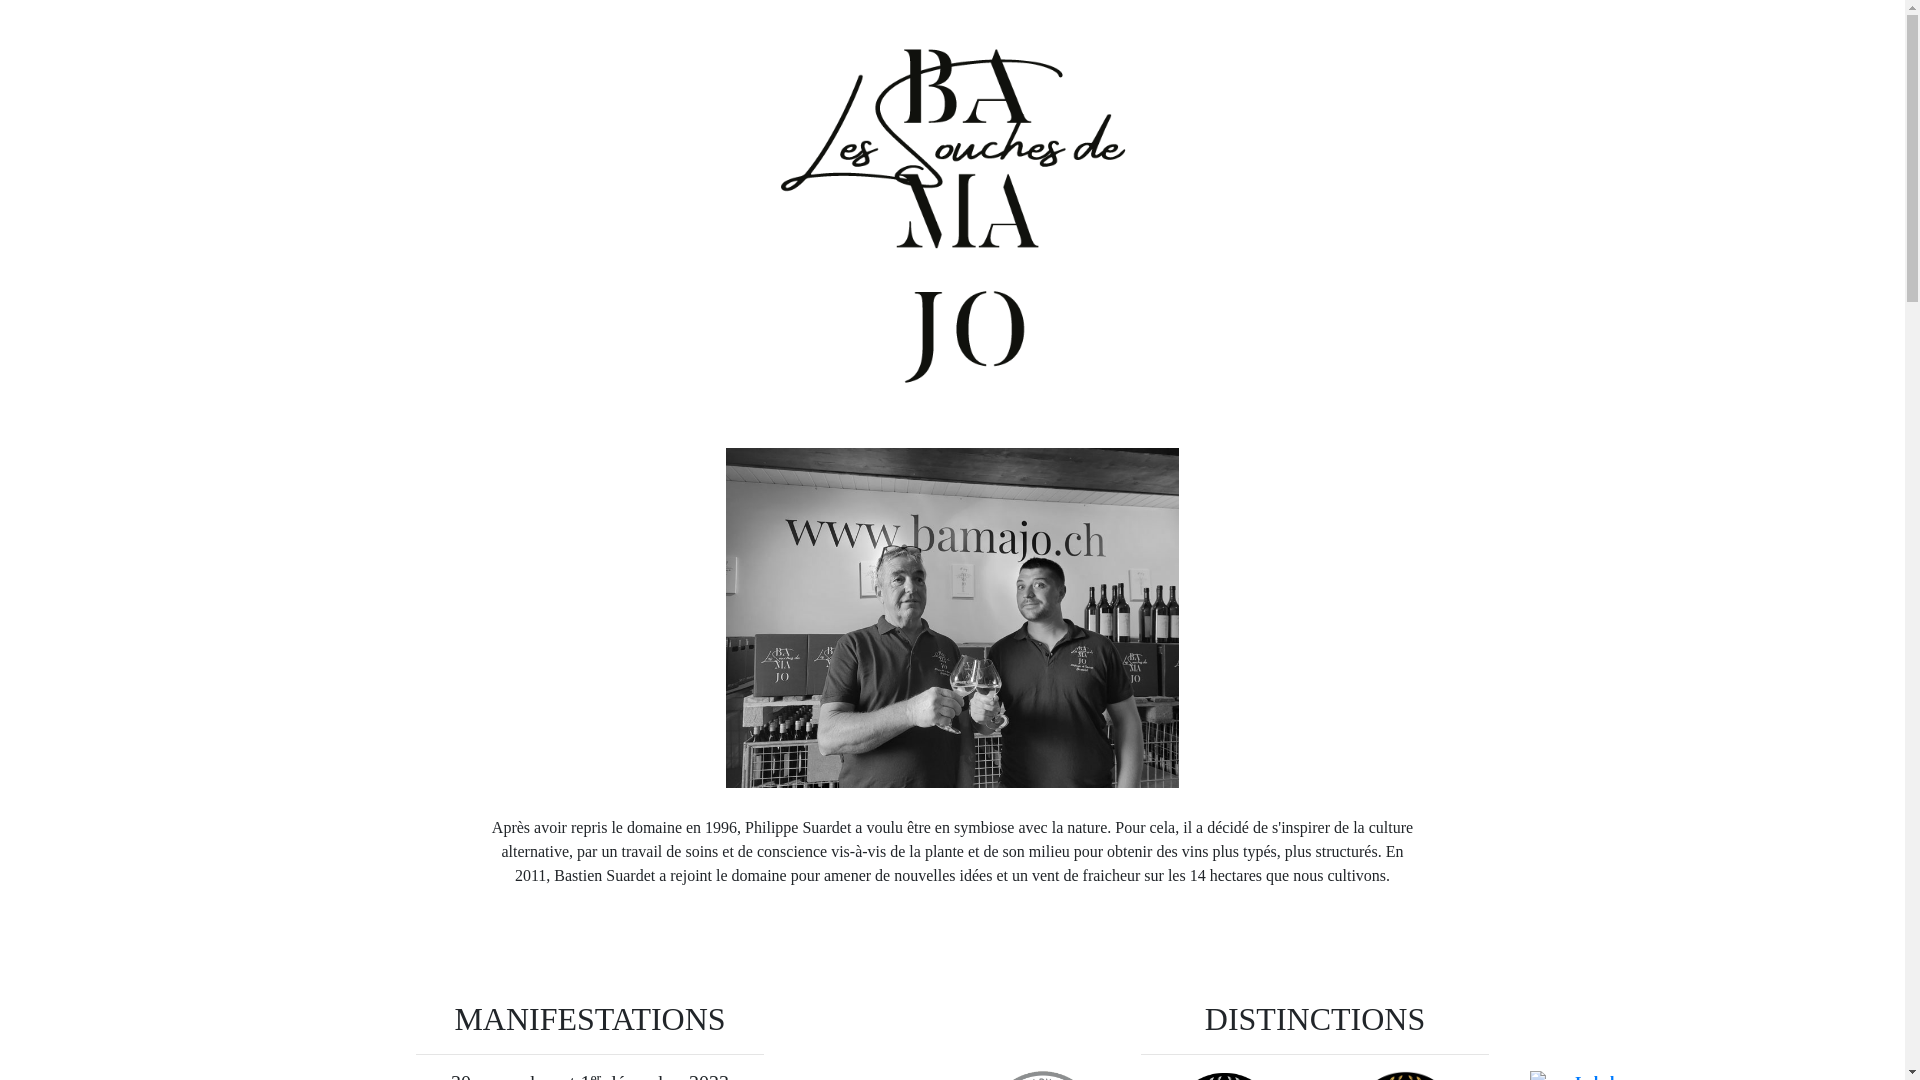  Describe the element at coordinates (950, 216) in the screenshot. I see `'Logo des Souches de Bamajo'` at that location.